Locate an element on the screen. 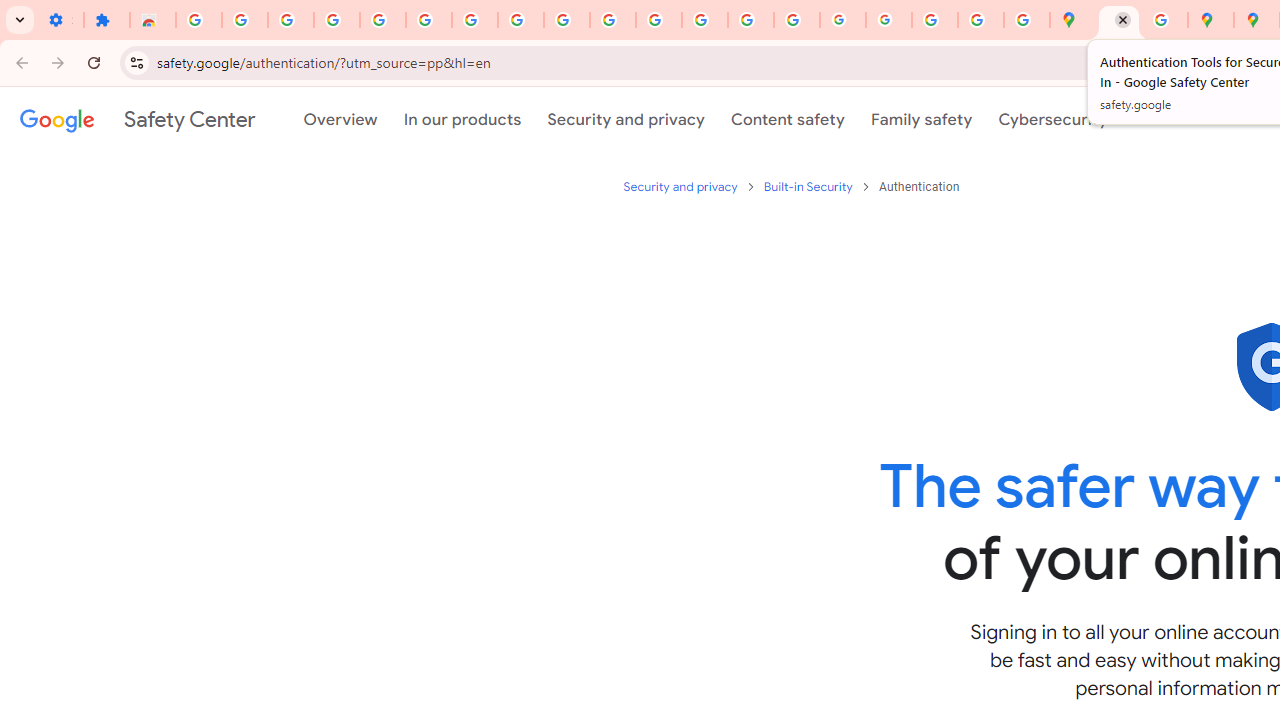 This screenshot has height=720, width=1280. 'Reviews: Helix Fruit Jump Arcade Game' is located at coordinates (152, 20).